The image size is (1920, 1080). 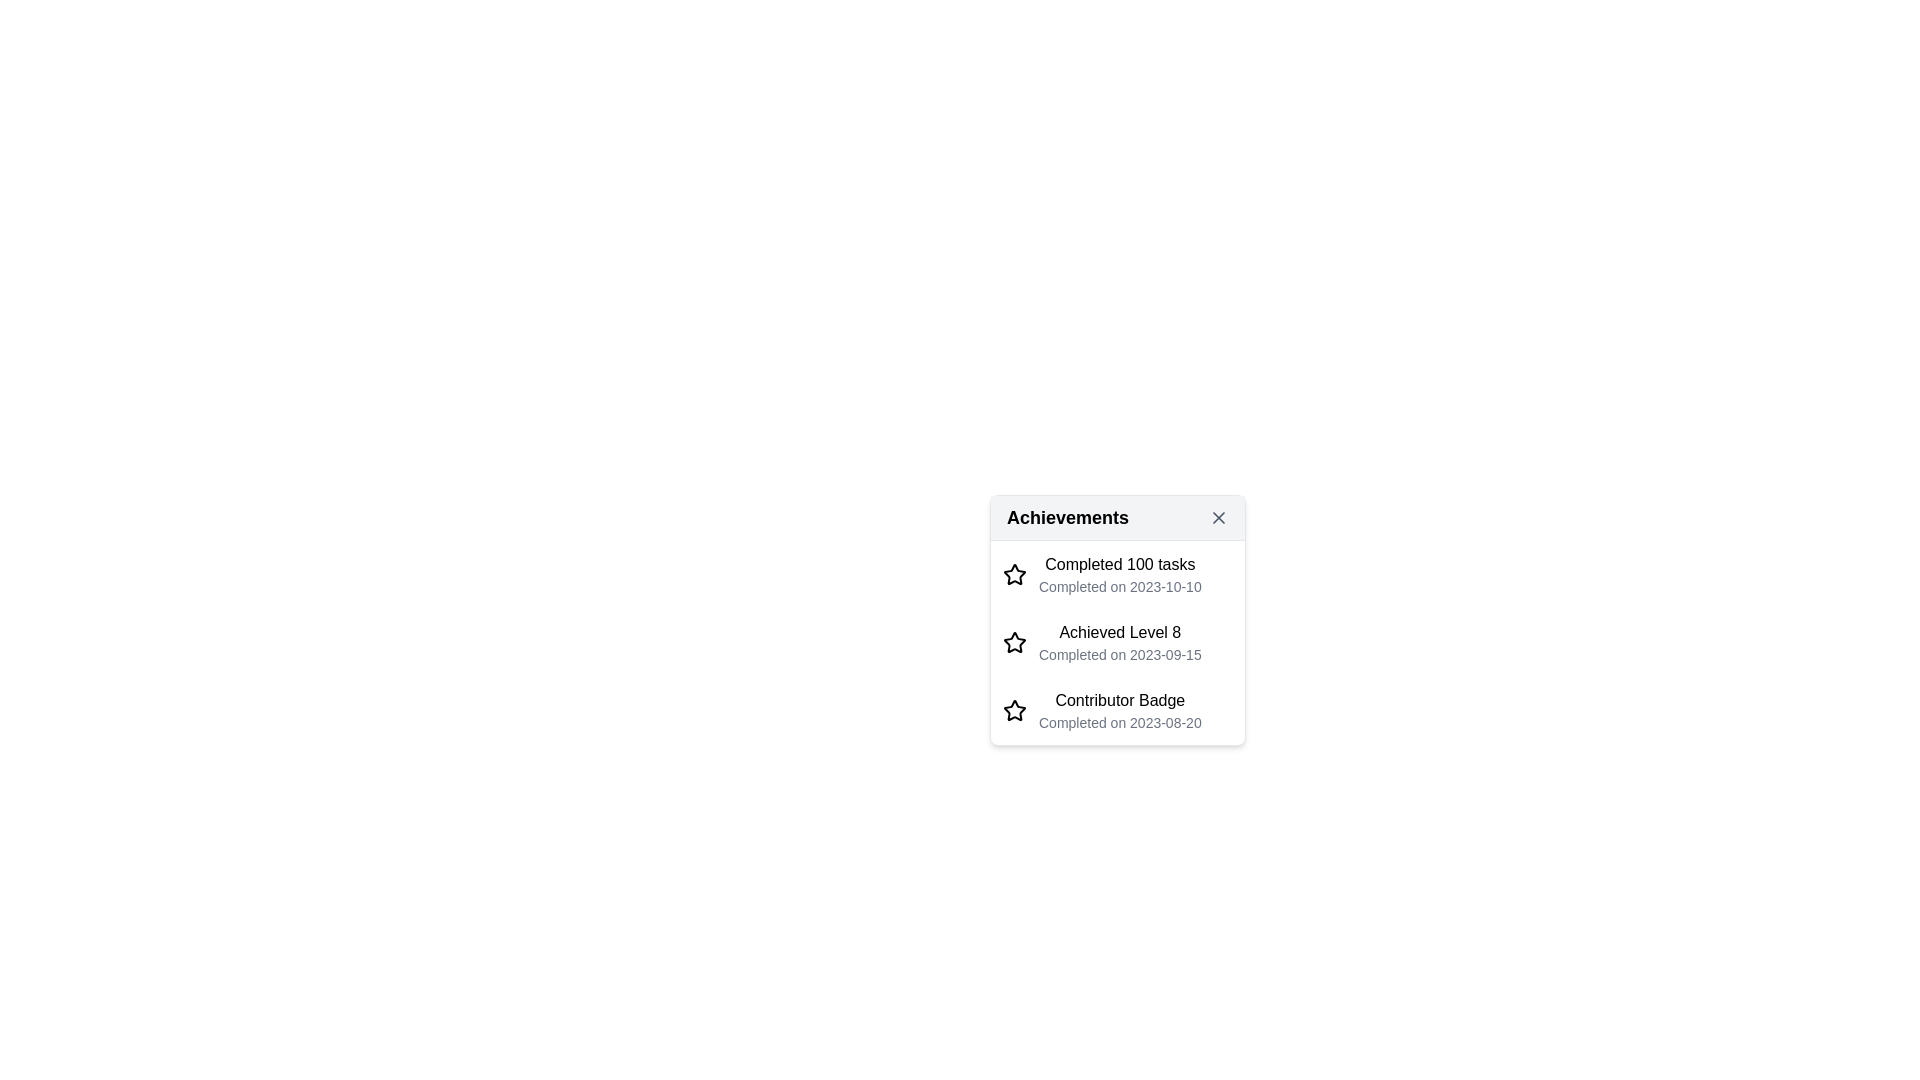 I want to click on the star-shaped yellow icon representing the 'Achieved Level 8' achievement in the achievements list, so click(x=1014, y=642).